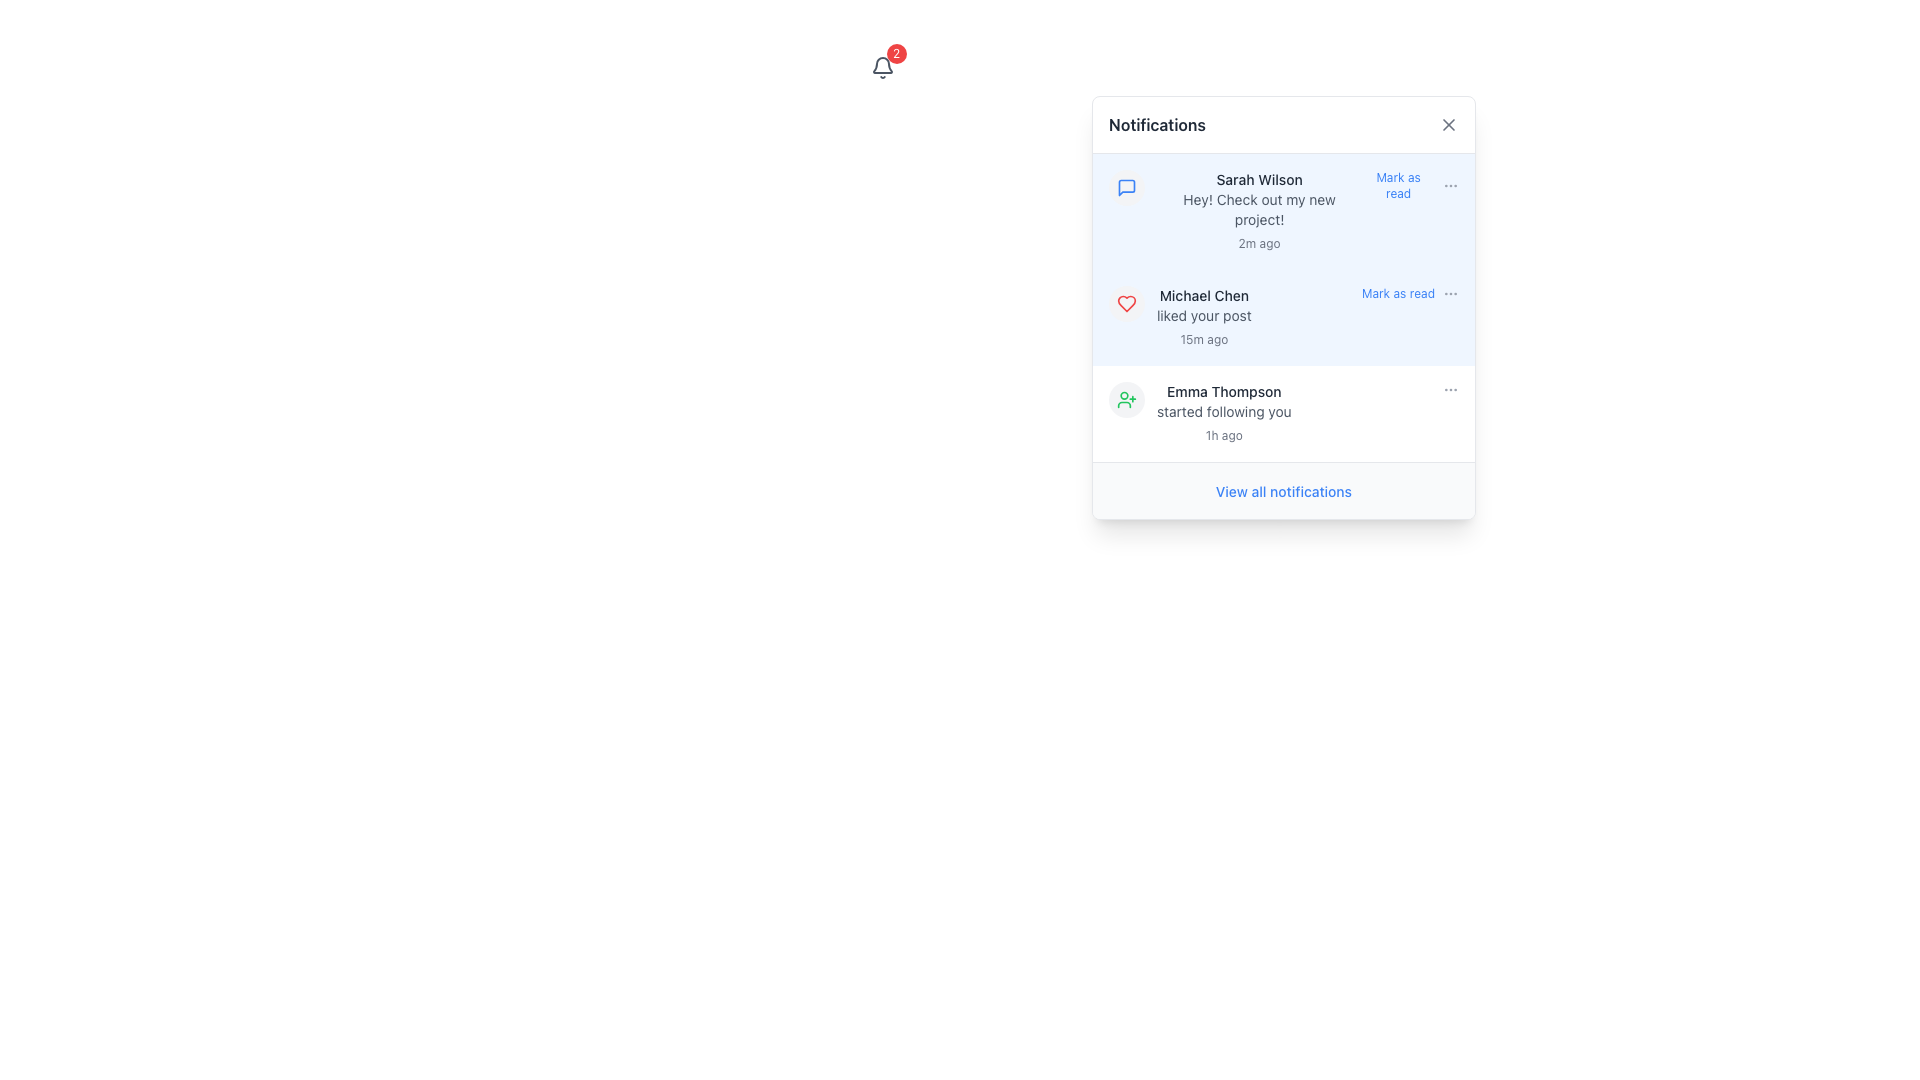 The image size is (1920, 1080). What do you see at coordinates (1258, 209) in the screenshot?
I see `text snippet that serves as the content of the notification, positioned below 'Sarah Wilson' and above '2m ago'` at bounding box center [1258, 209].